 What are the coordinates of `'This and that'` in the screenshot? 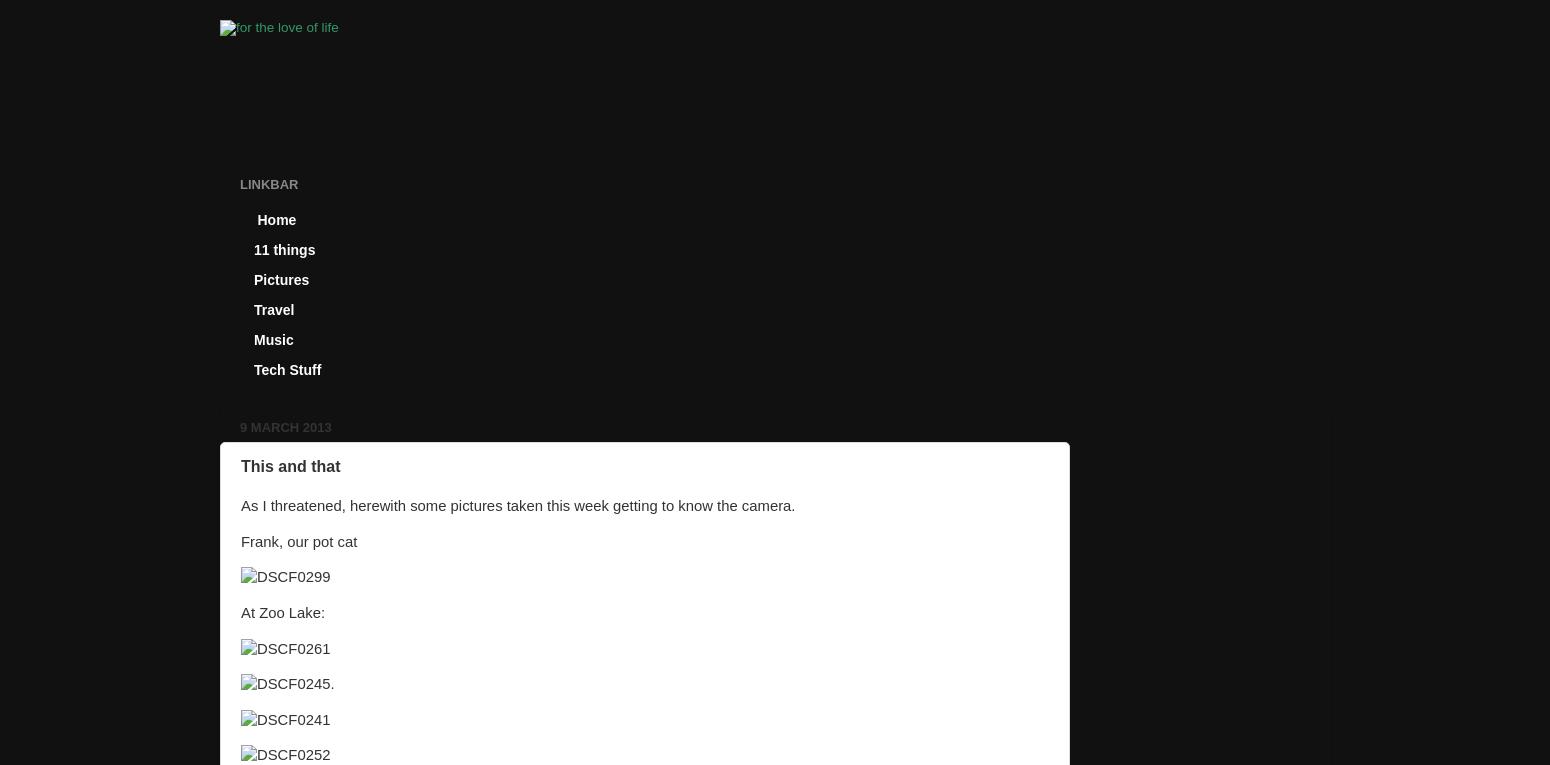 It's located at (290, 464).